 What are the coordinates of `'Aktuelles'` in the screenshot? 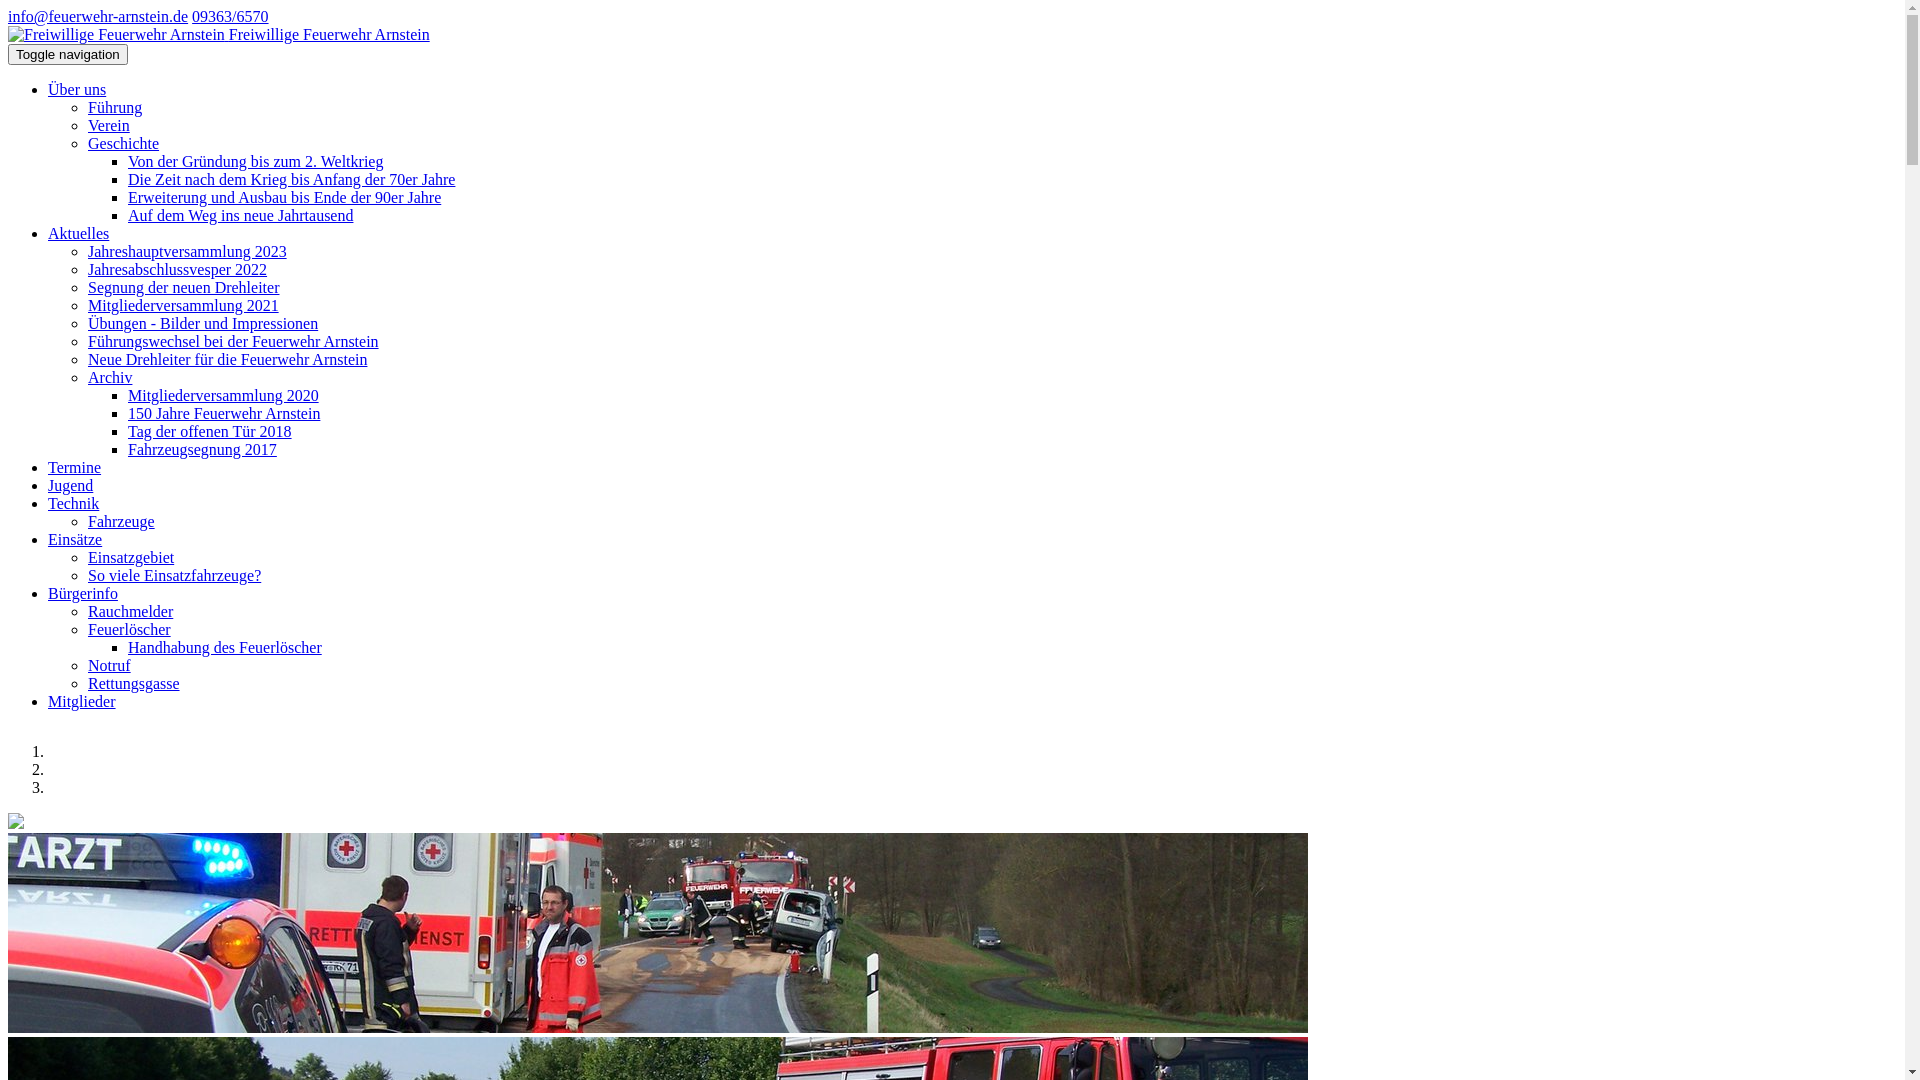 It's located at (78, 232).